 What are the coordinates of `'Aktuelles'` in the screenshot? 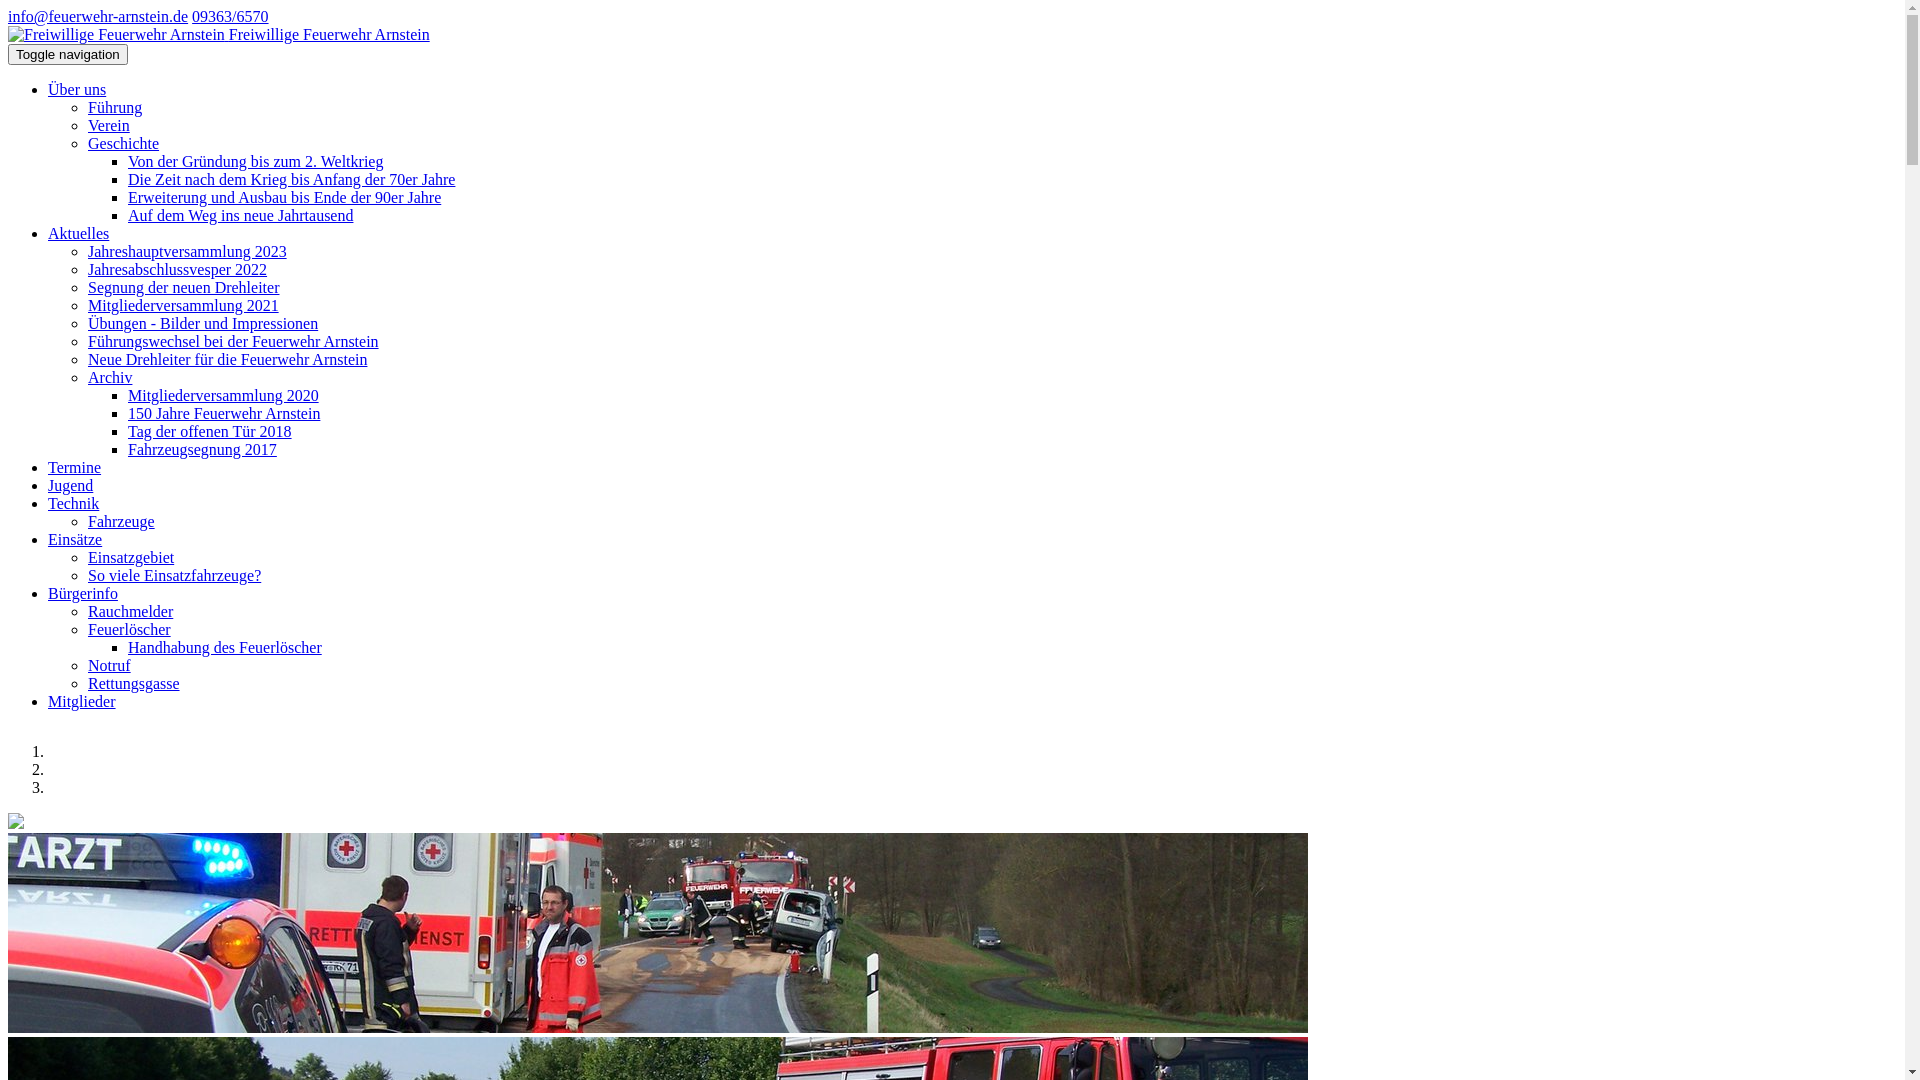 It's located at (78, 232).